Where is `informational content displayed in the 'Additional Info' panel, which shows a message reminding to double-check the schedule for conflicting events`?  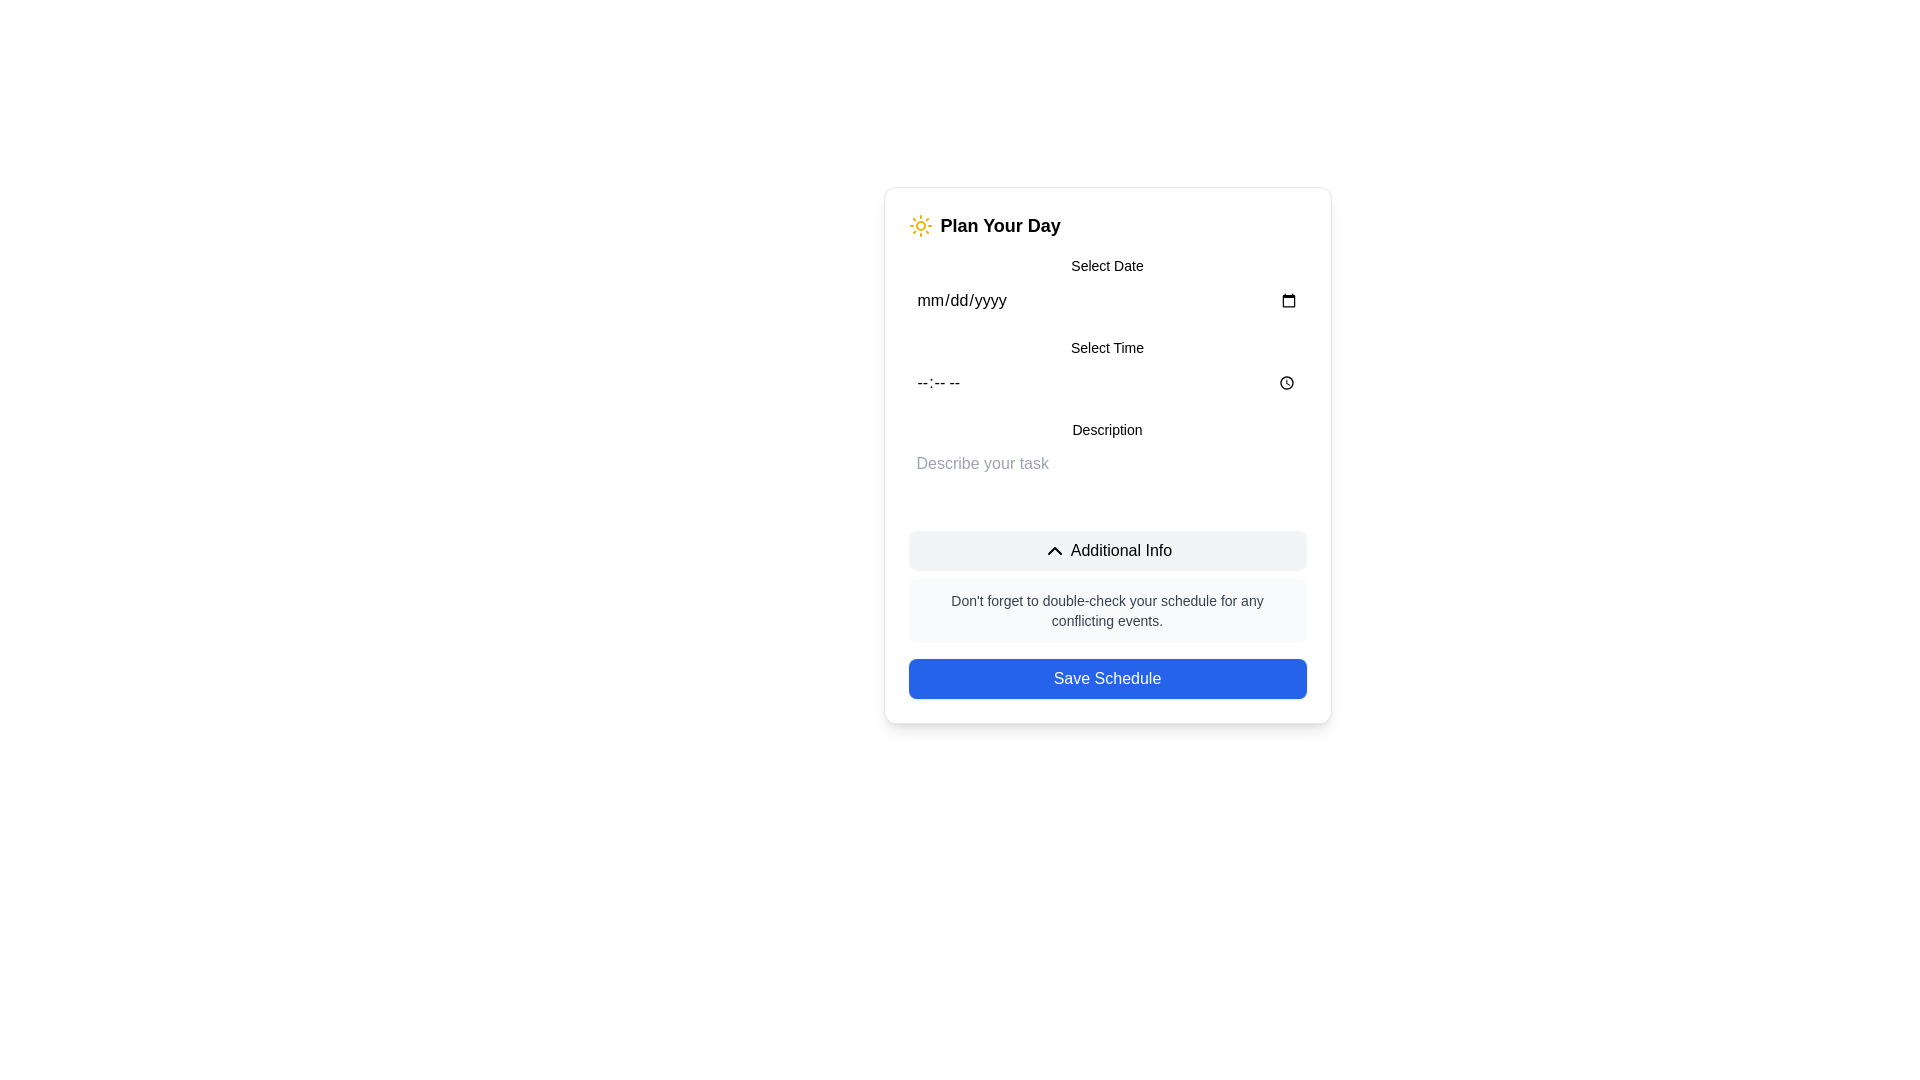 informational content displayed in the 'Additional Info' panel, which shows a message reminding to double-check the schedule for conflicting events is located at coordinates (1106, 585).